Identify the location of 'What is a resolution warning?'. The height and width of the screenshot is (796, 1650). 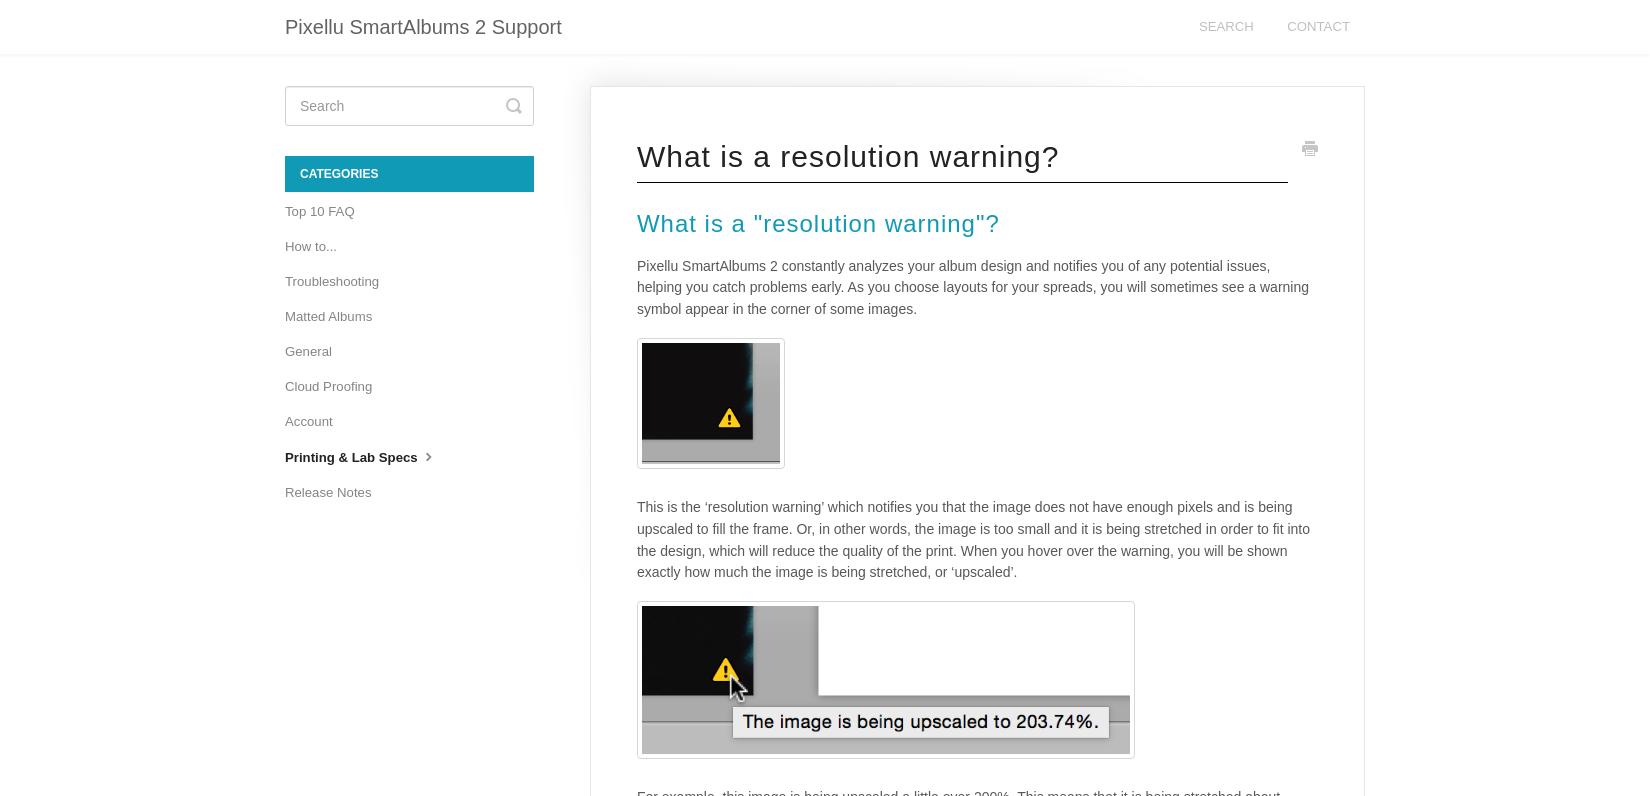
(635, 155).